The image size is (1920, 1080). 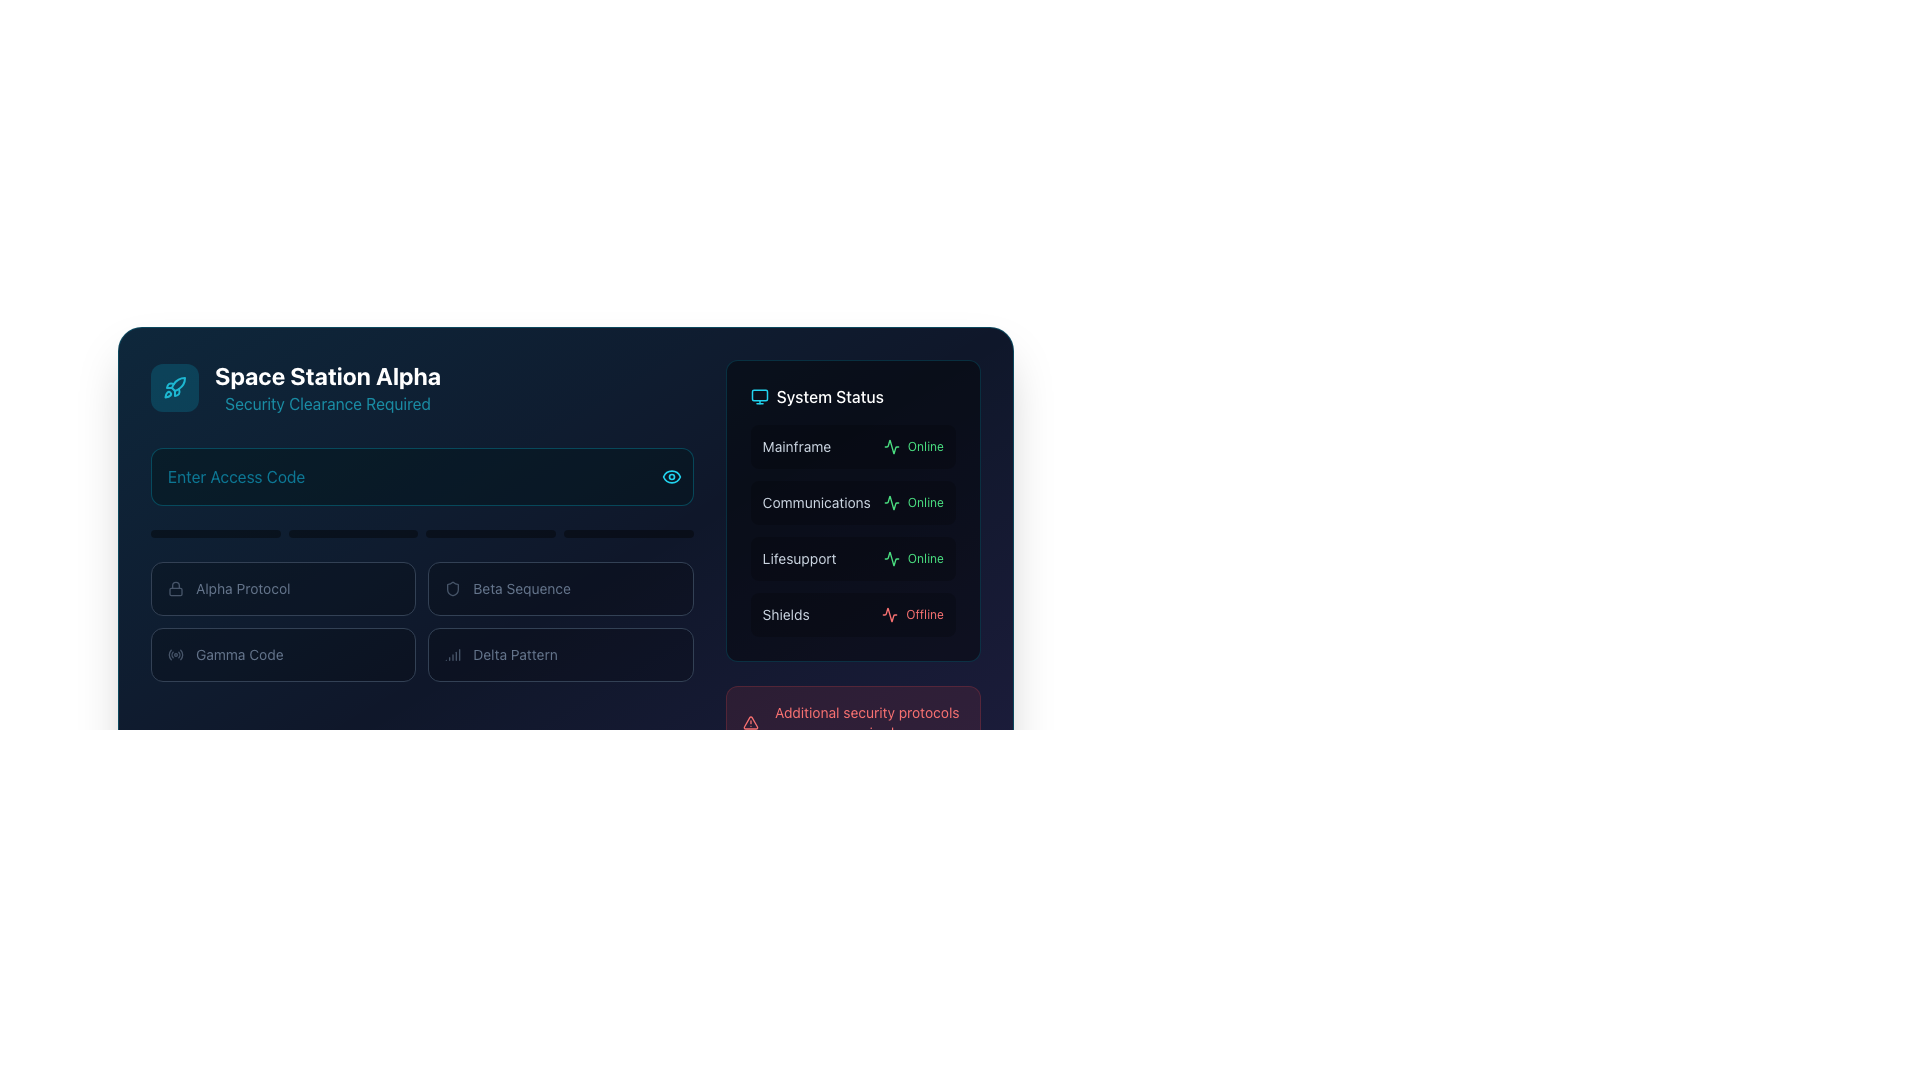 What do you see at coordinates (328, 388) in the screenshot?
I see `the Text Label that conveys the name 'Space Station Alpha' and indicates 'Security Clearance Required', located in the upper-left section of the interface` at bounding box center [328, 388].